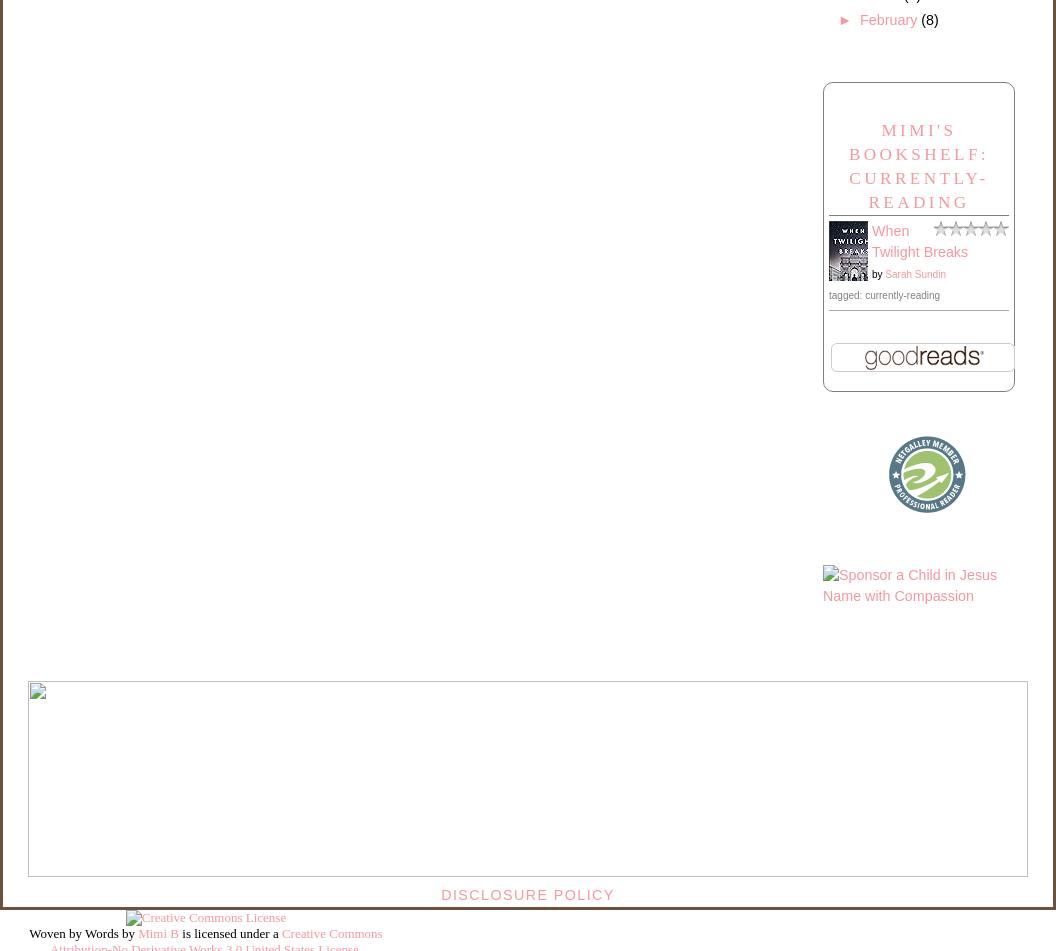  I want to click on 'When Twilight Breaks', so click(918, 240).